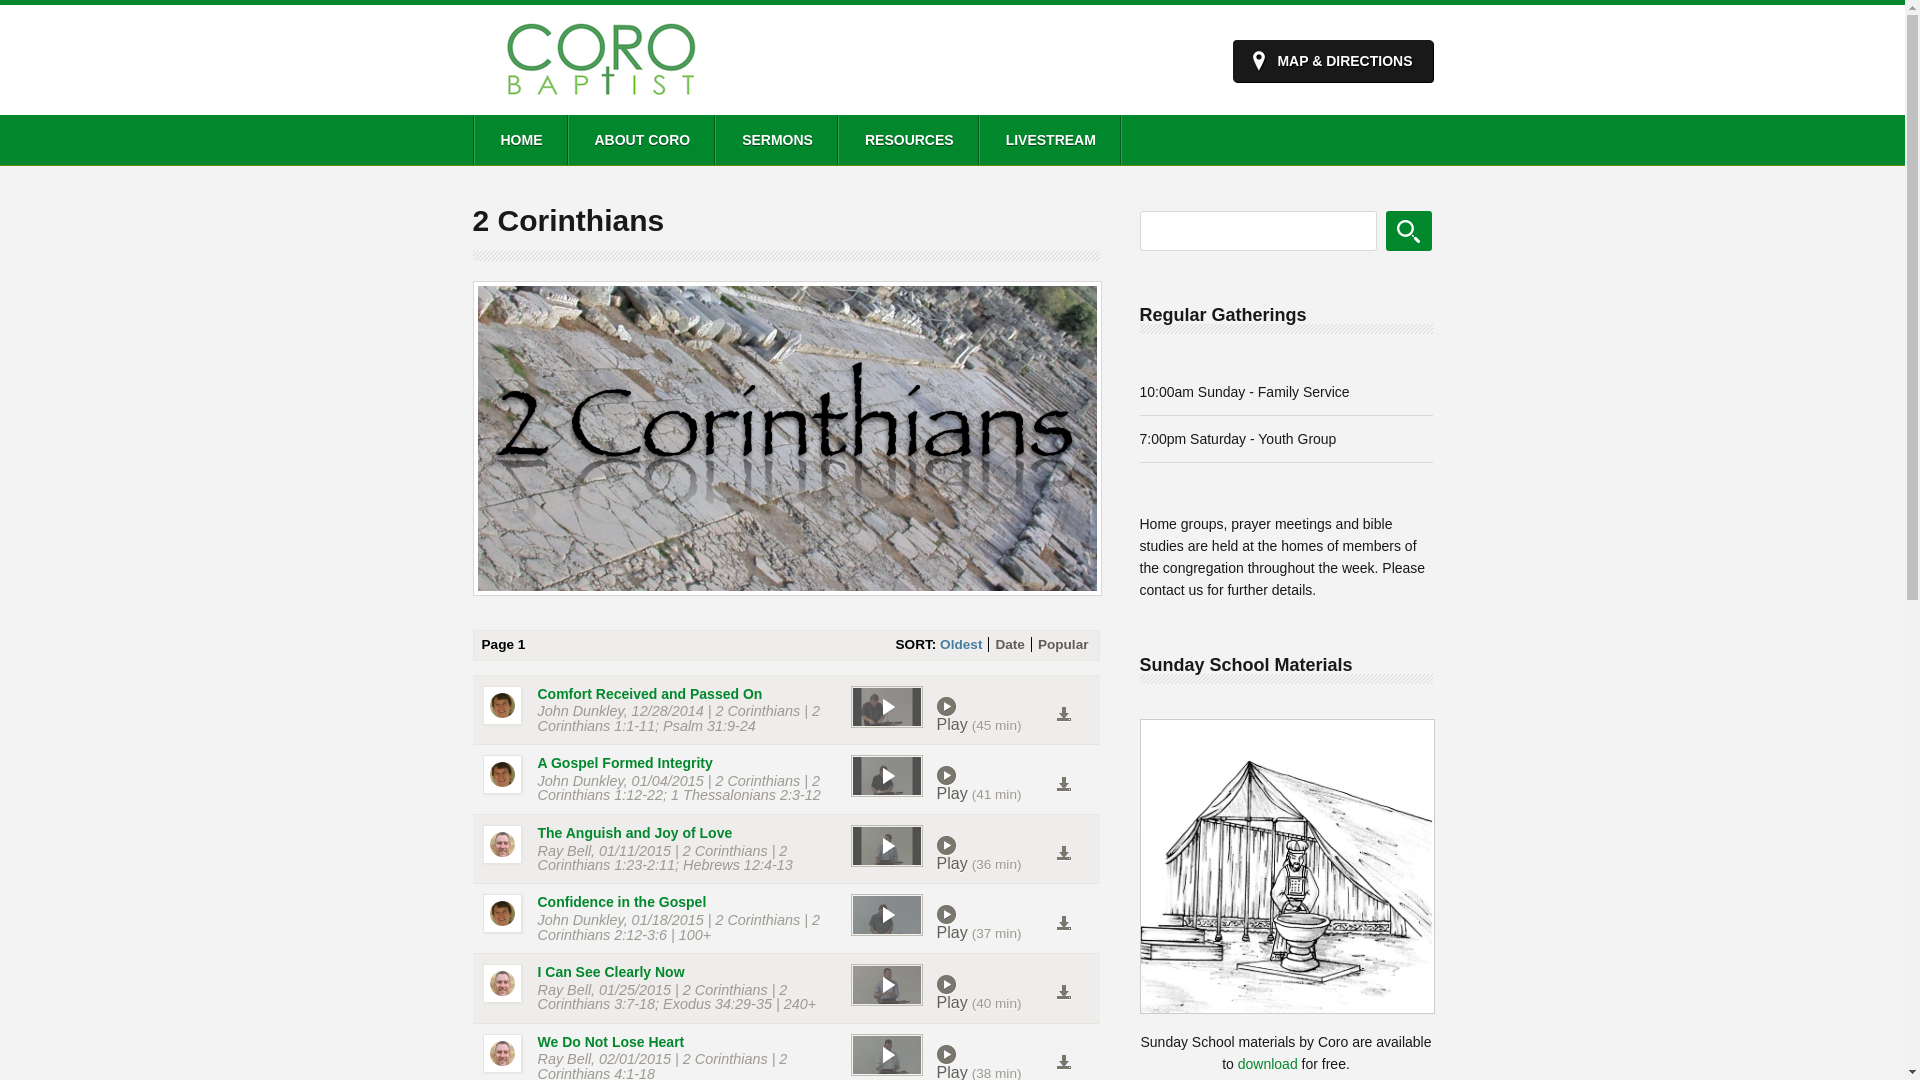 The image size is (1920, 1080). I want to click on 'Play(41 min)', so click(996, 782).